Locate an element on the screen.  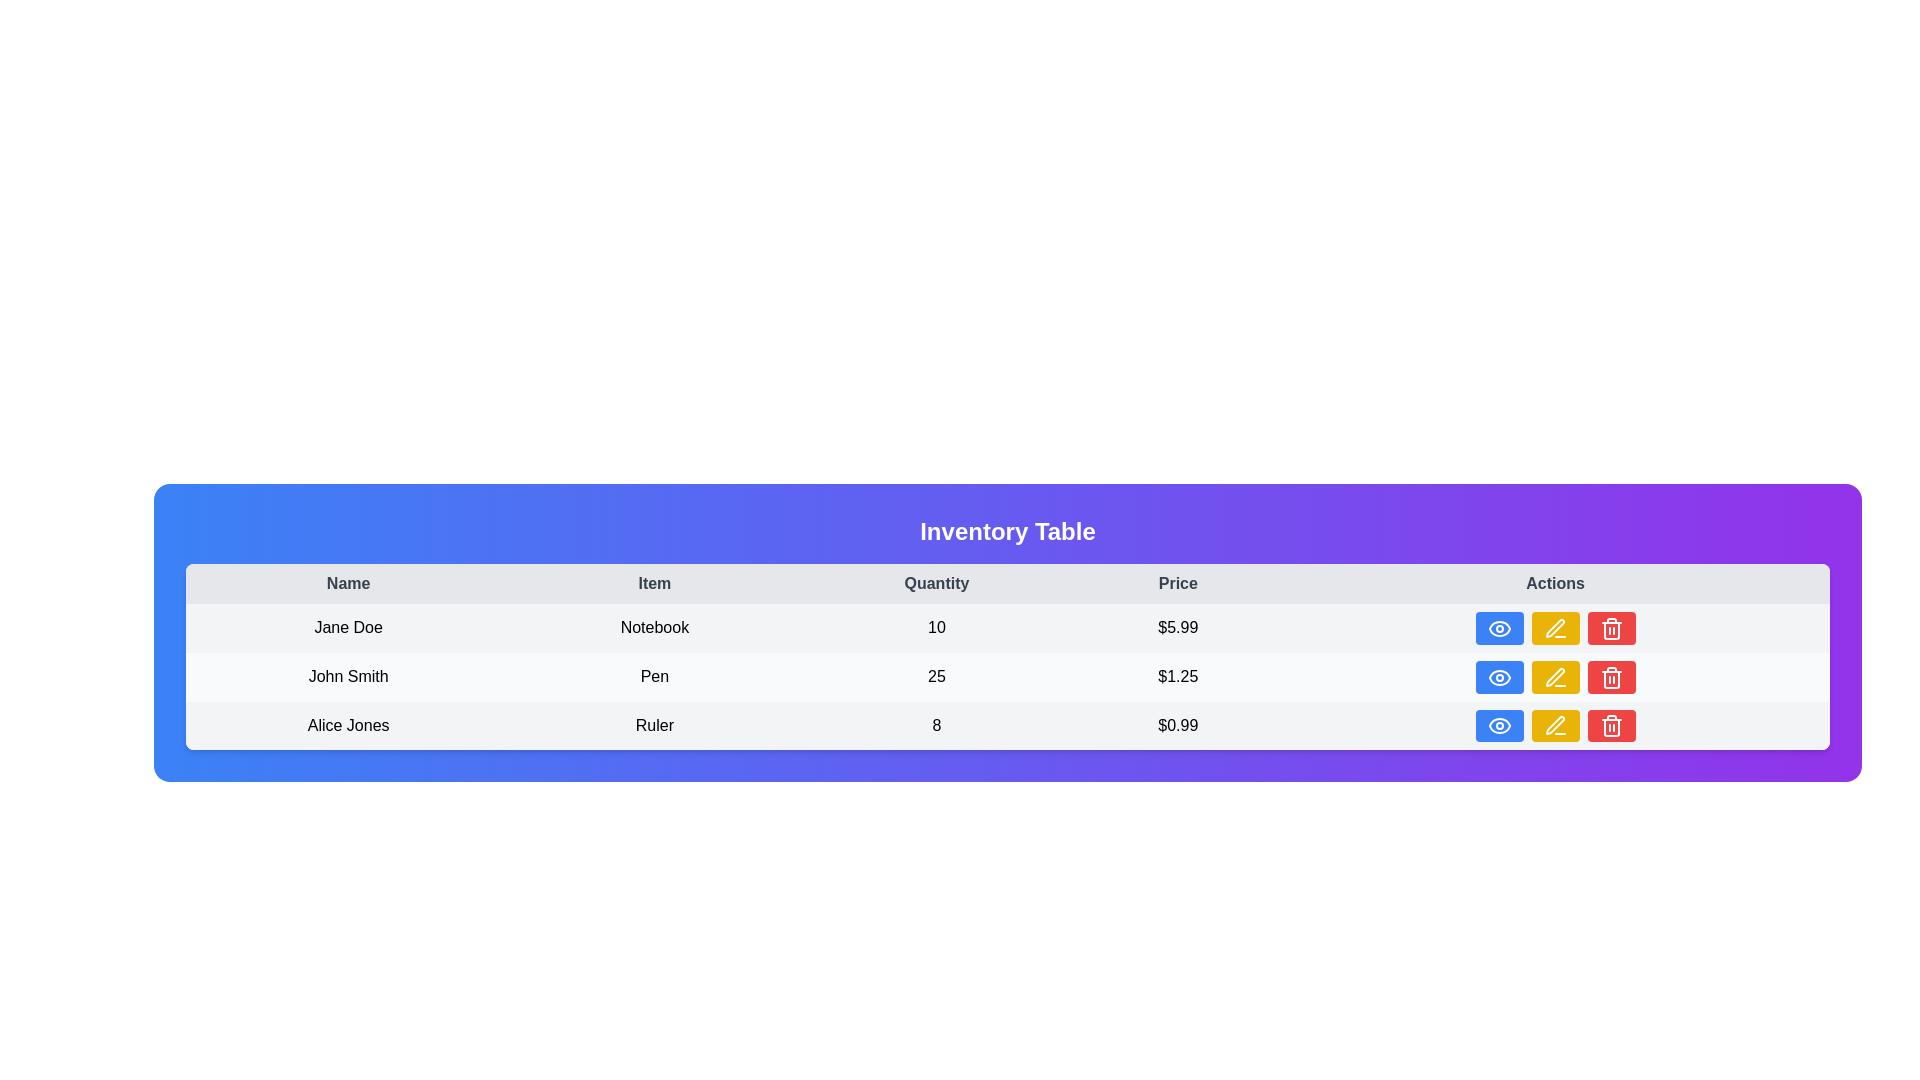
the eye icon button in the Actions column of the data table for the 'John Smith' entry is located at coordinates (1499, 627).